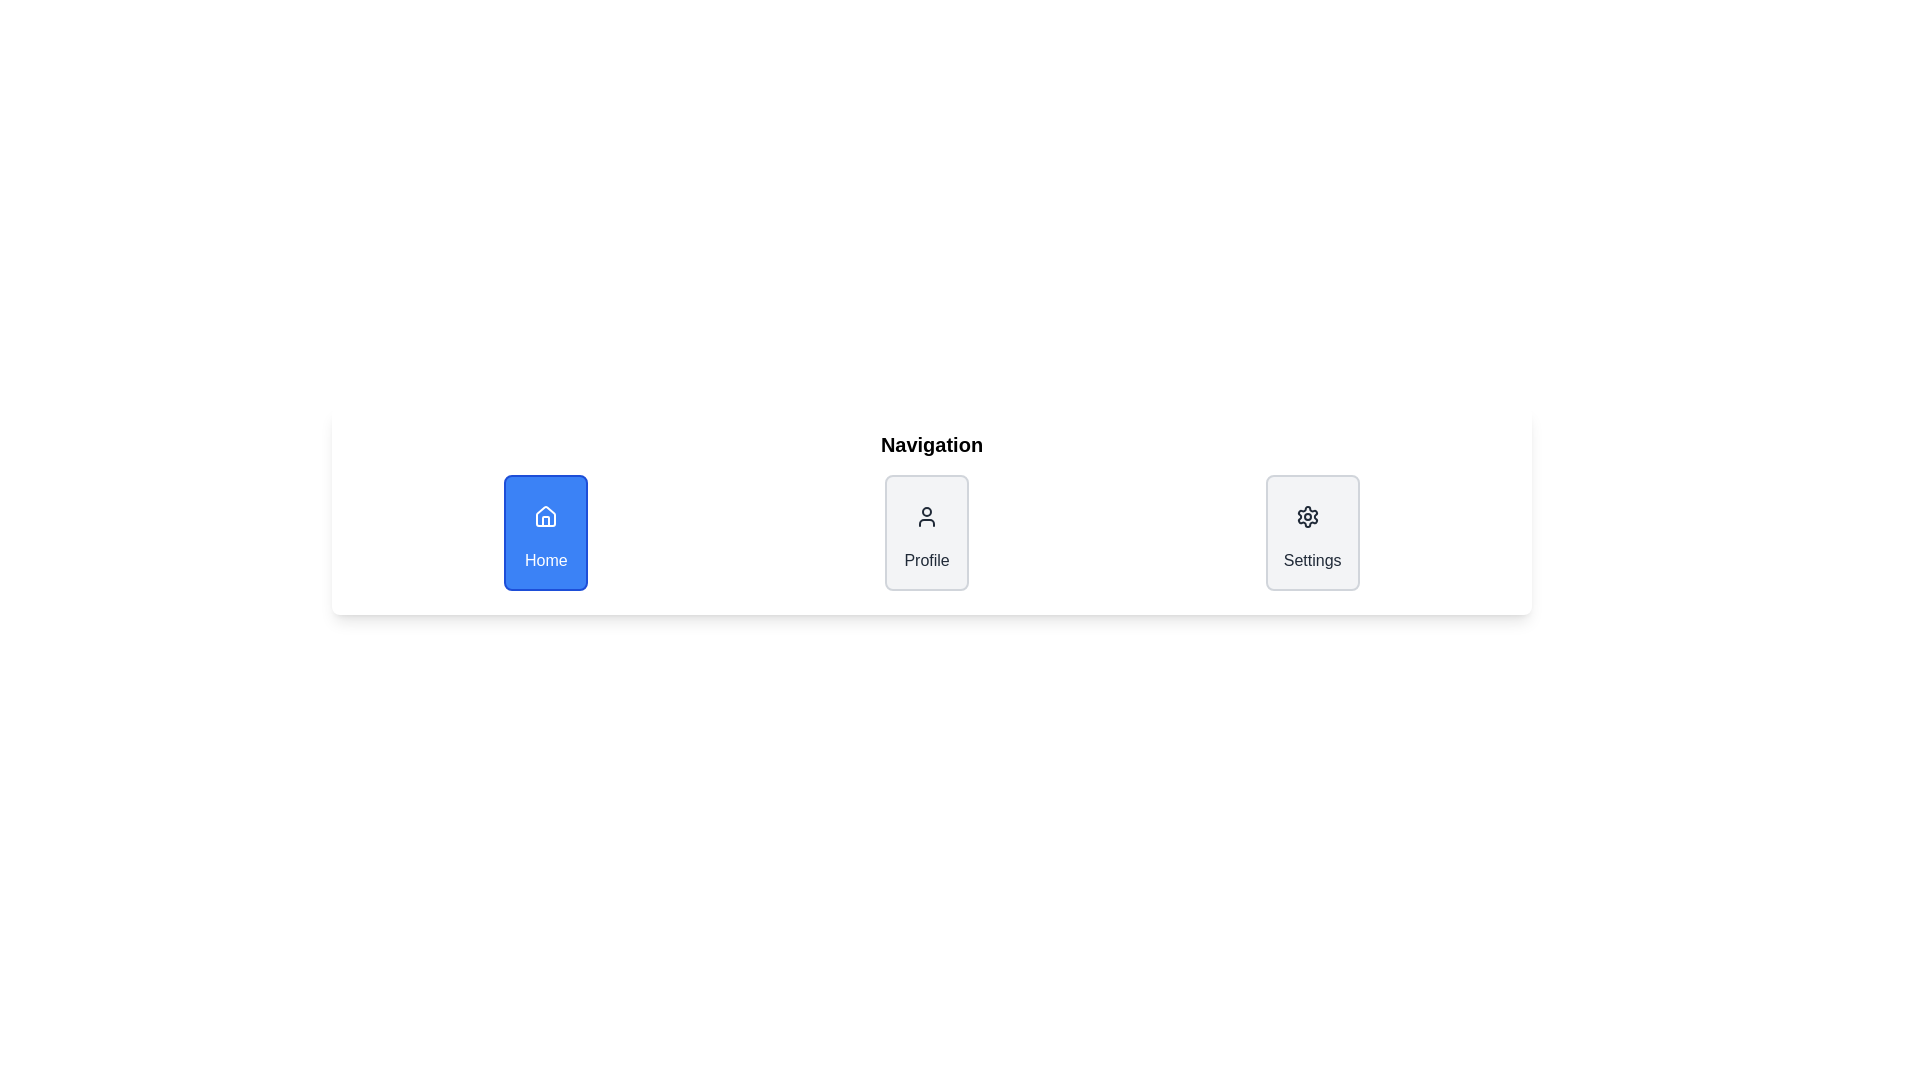  Describe the element at coordinates (1312, 560) in the screenshot. I see `the 'Settings' text label displayed in dark-gray within a light-gray rectangular area` at that location.